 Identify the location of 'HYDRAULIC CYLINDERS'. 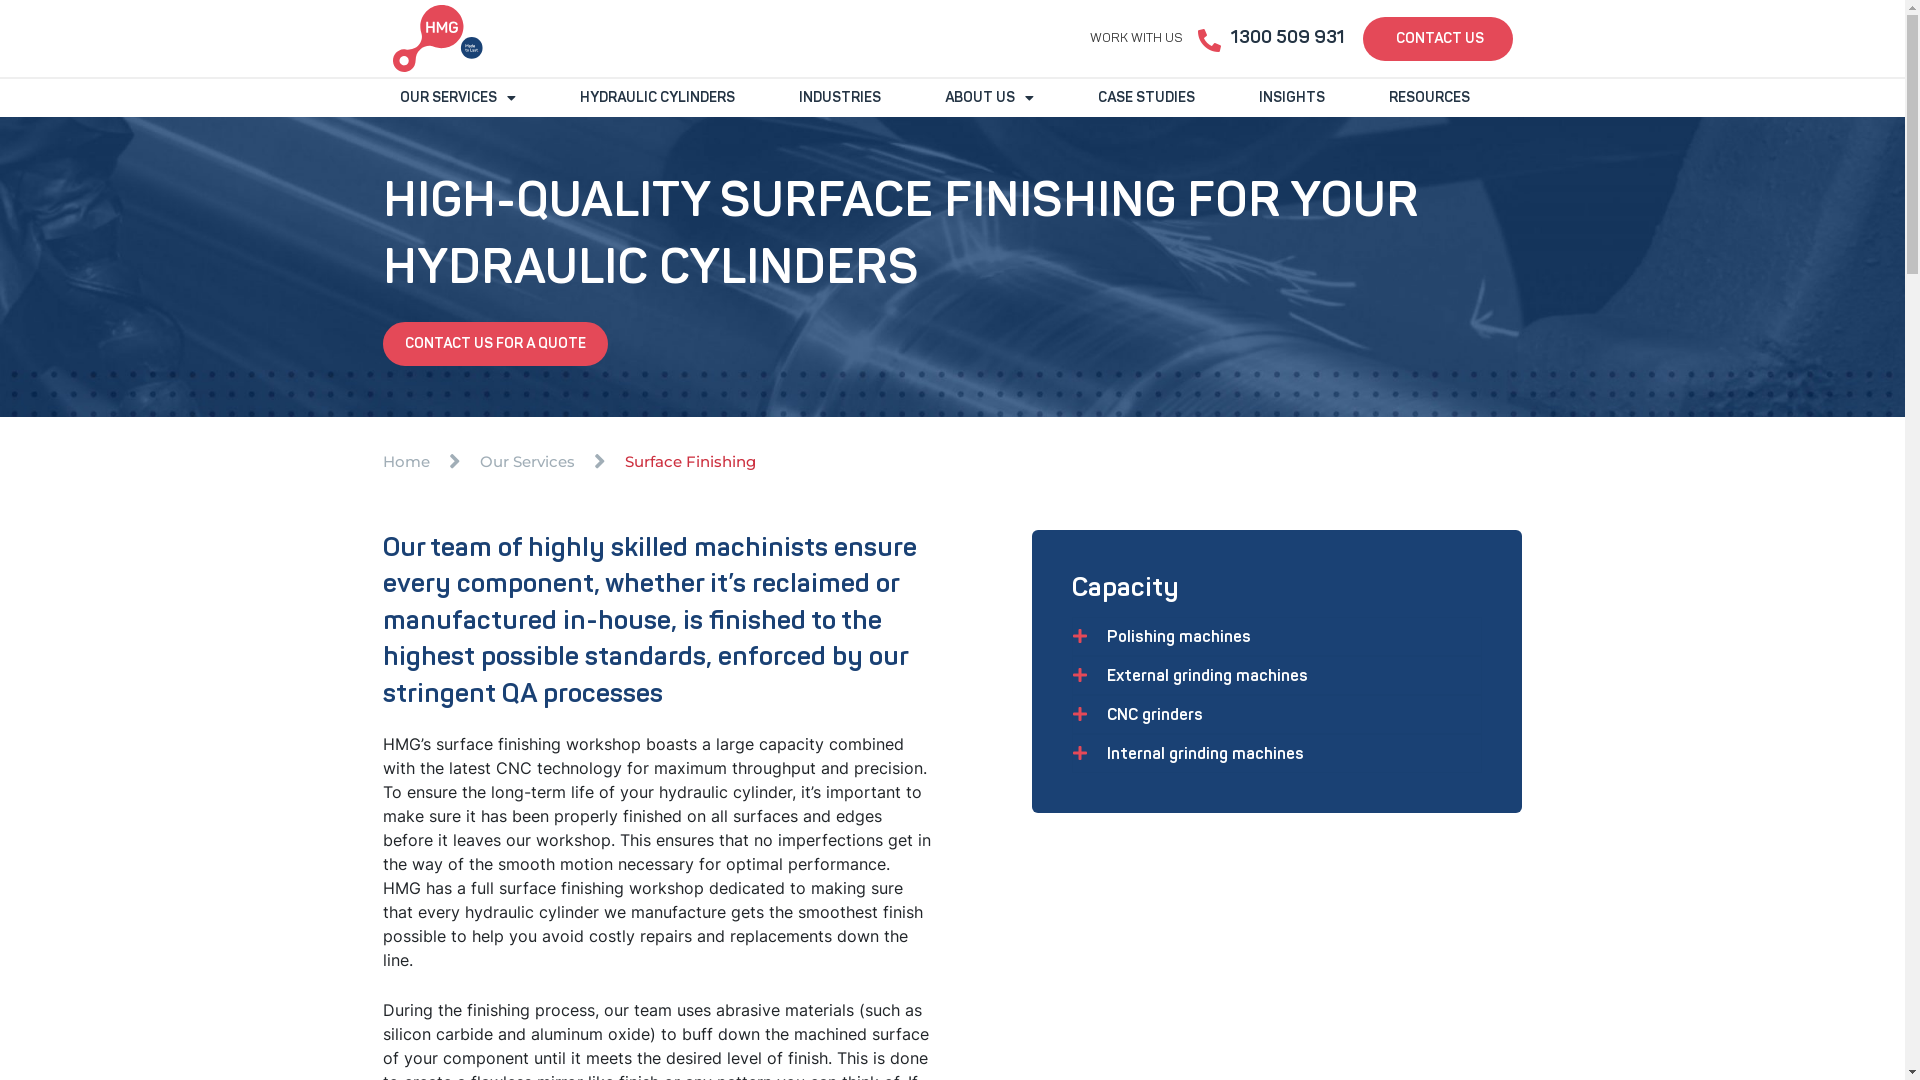
(656, 97).